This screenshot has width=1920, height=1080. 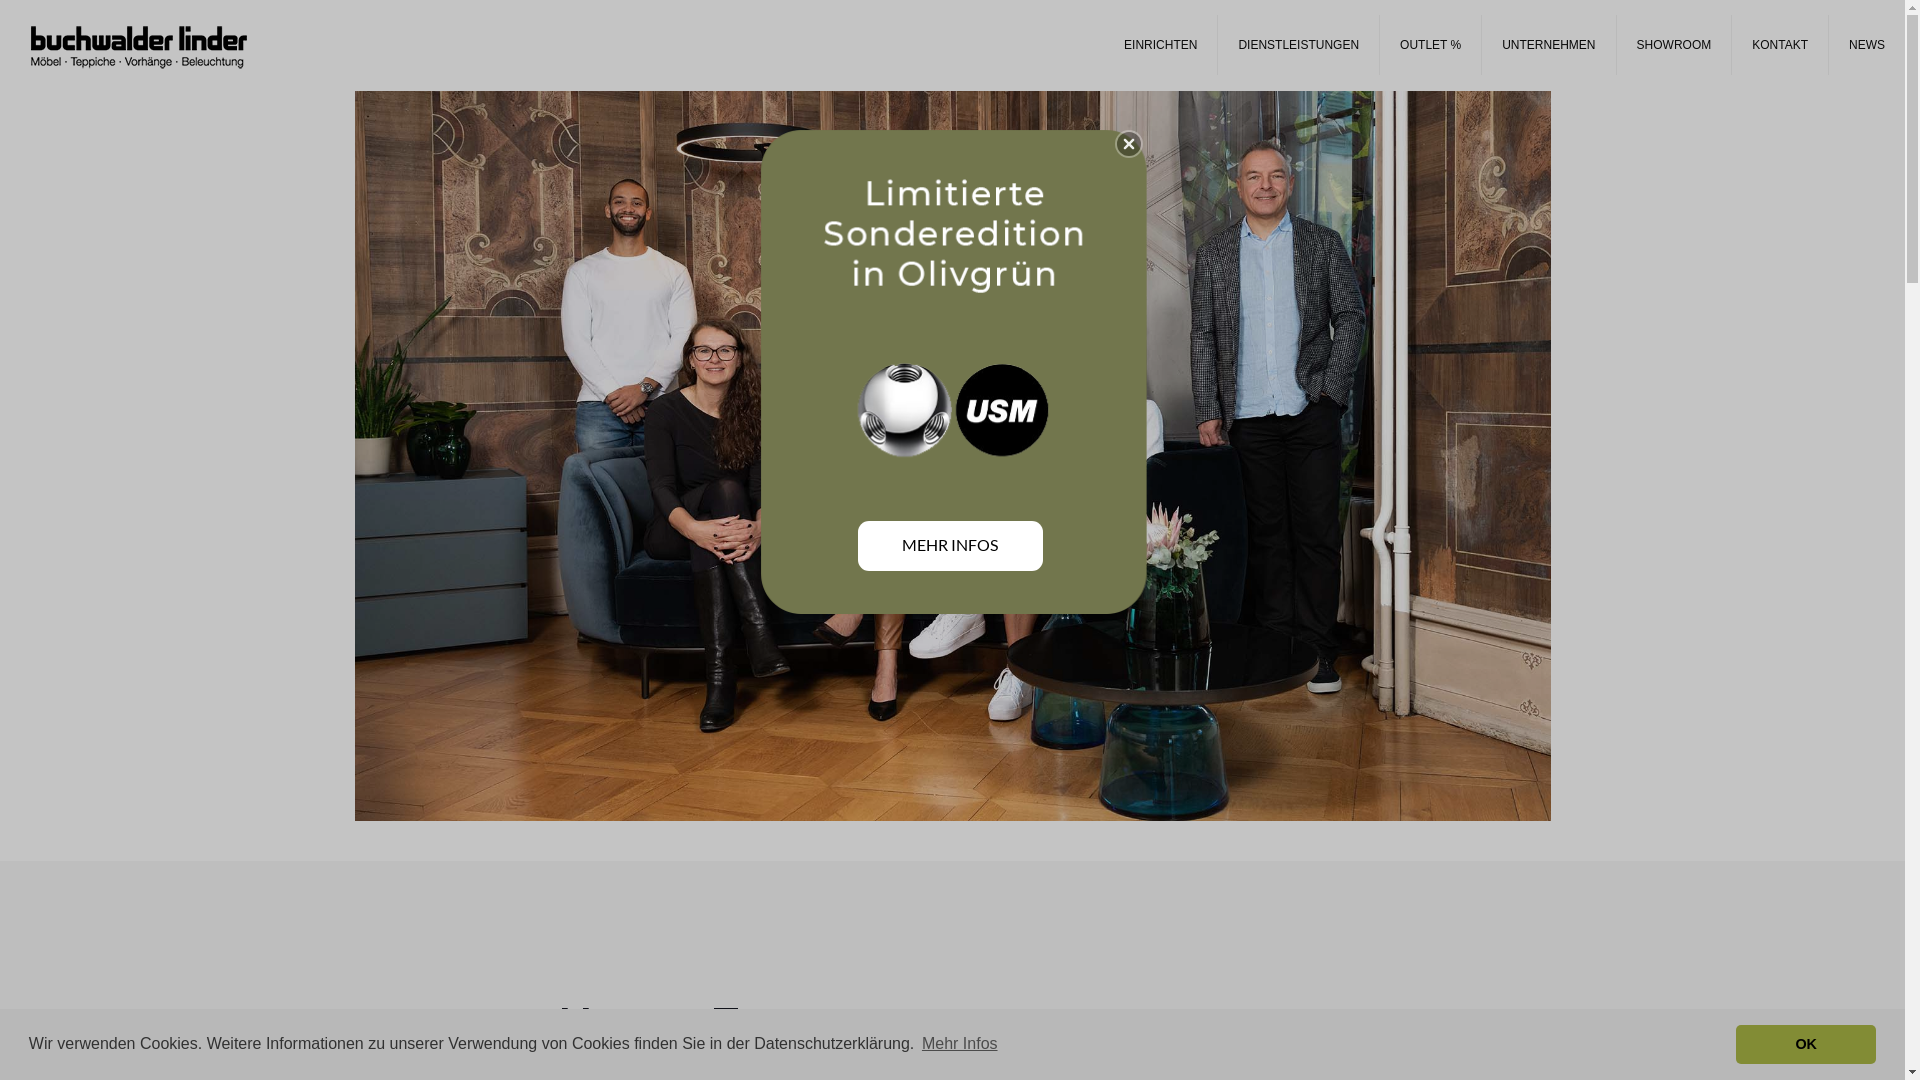 I want to click on 'OUTLET %', so click(x=1429, y=45).